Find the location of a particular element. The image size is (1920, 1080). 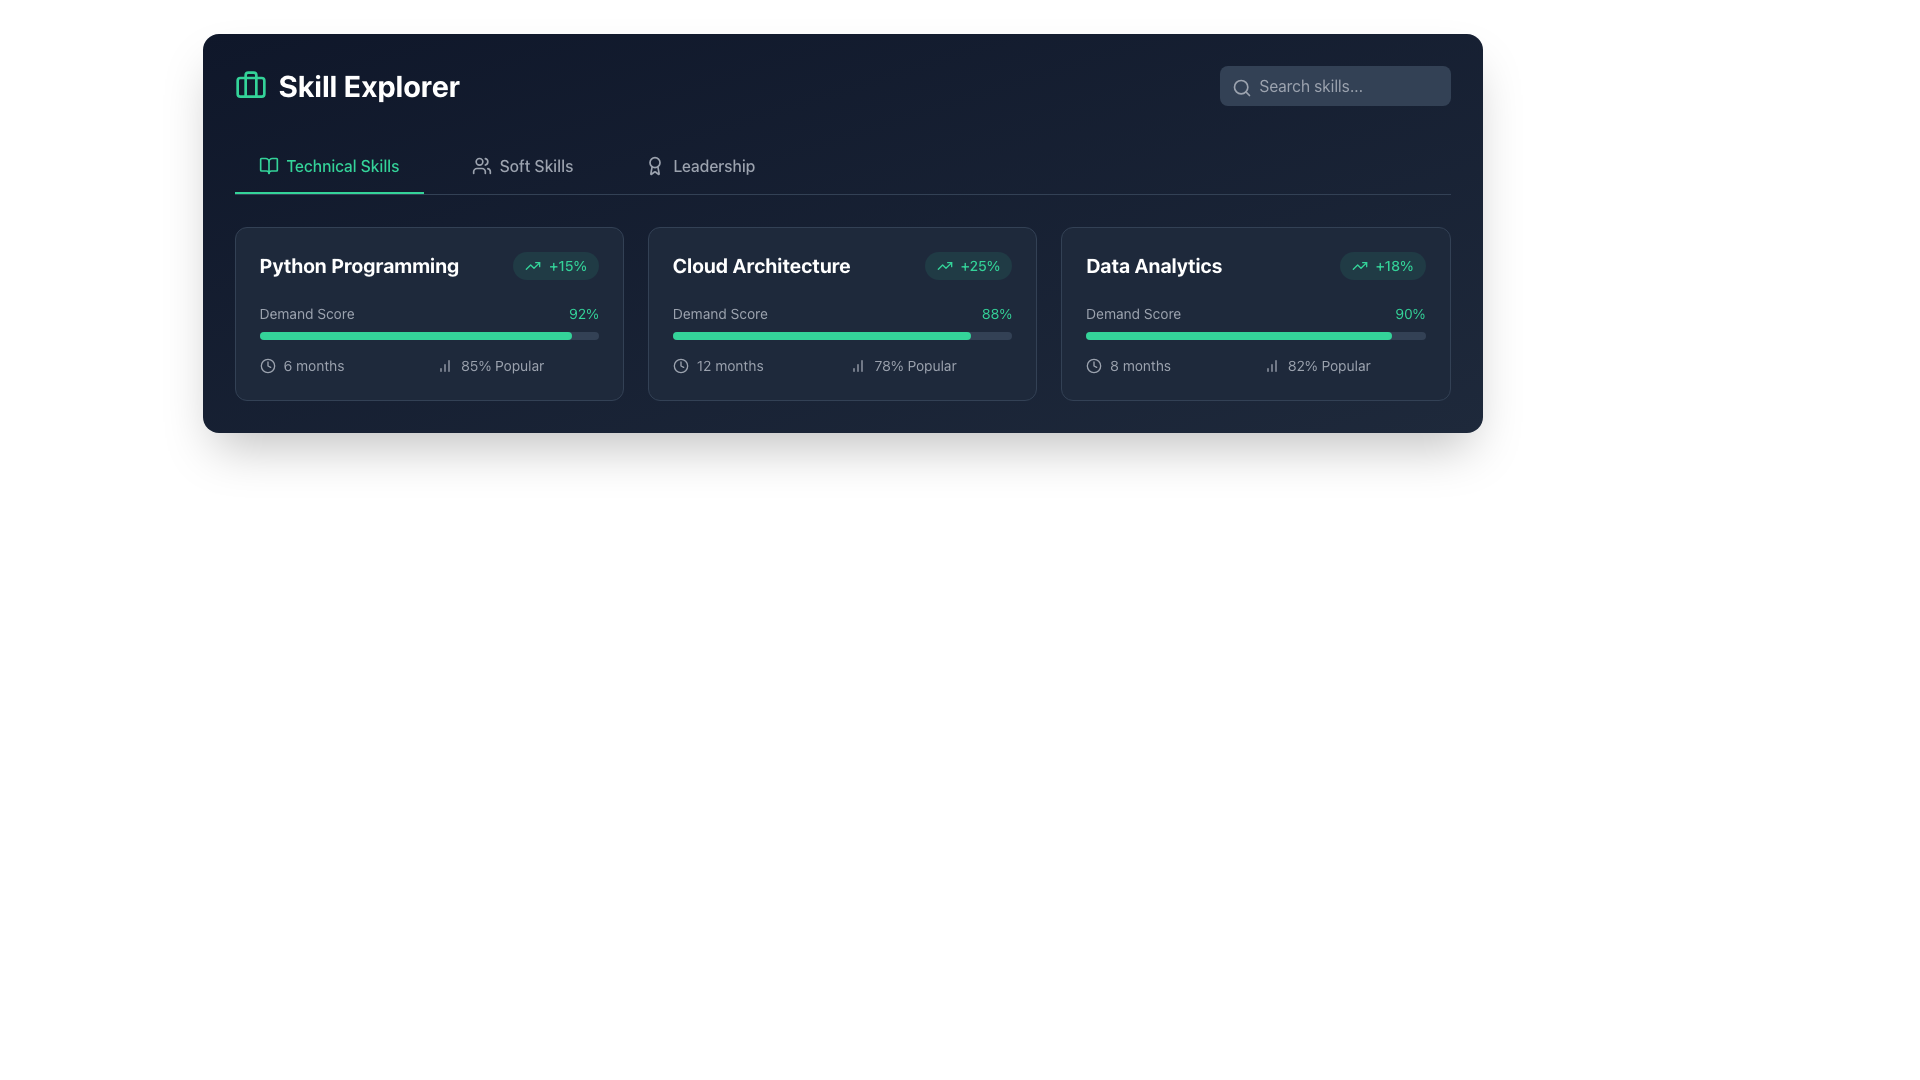

the 'Soft Skills' text label located in the horizontal navigation bar is located at coordinates (536, 164).